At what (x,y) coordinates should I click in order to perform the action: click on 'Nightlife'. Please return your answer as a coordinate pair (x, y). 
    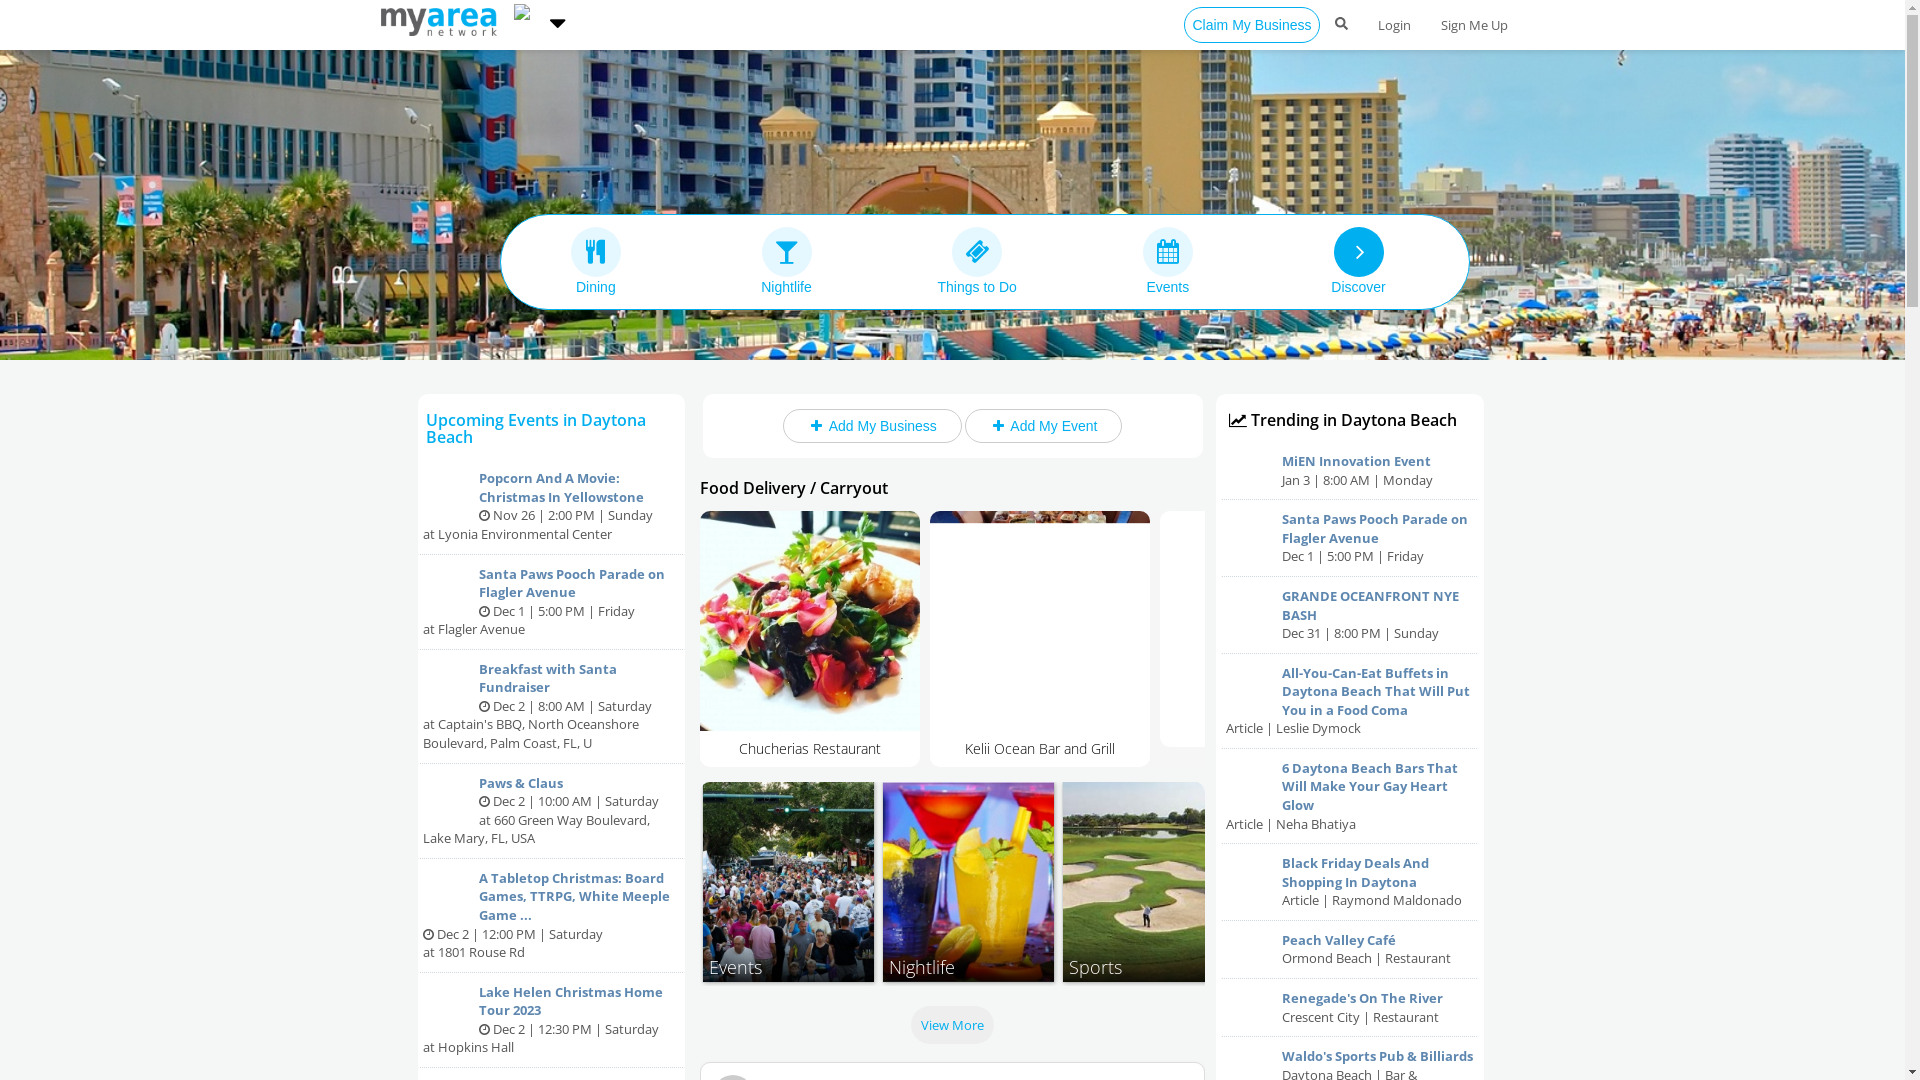
    Looking at the image, I should click on (785, 260).